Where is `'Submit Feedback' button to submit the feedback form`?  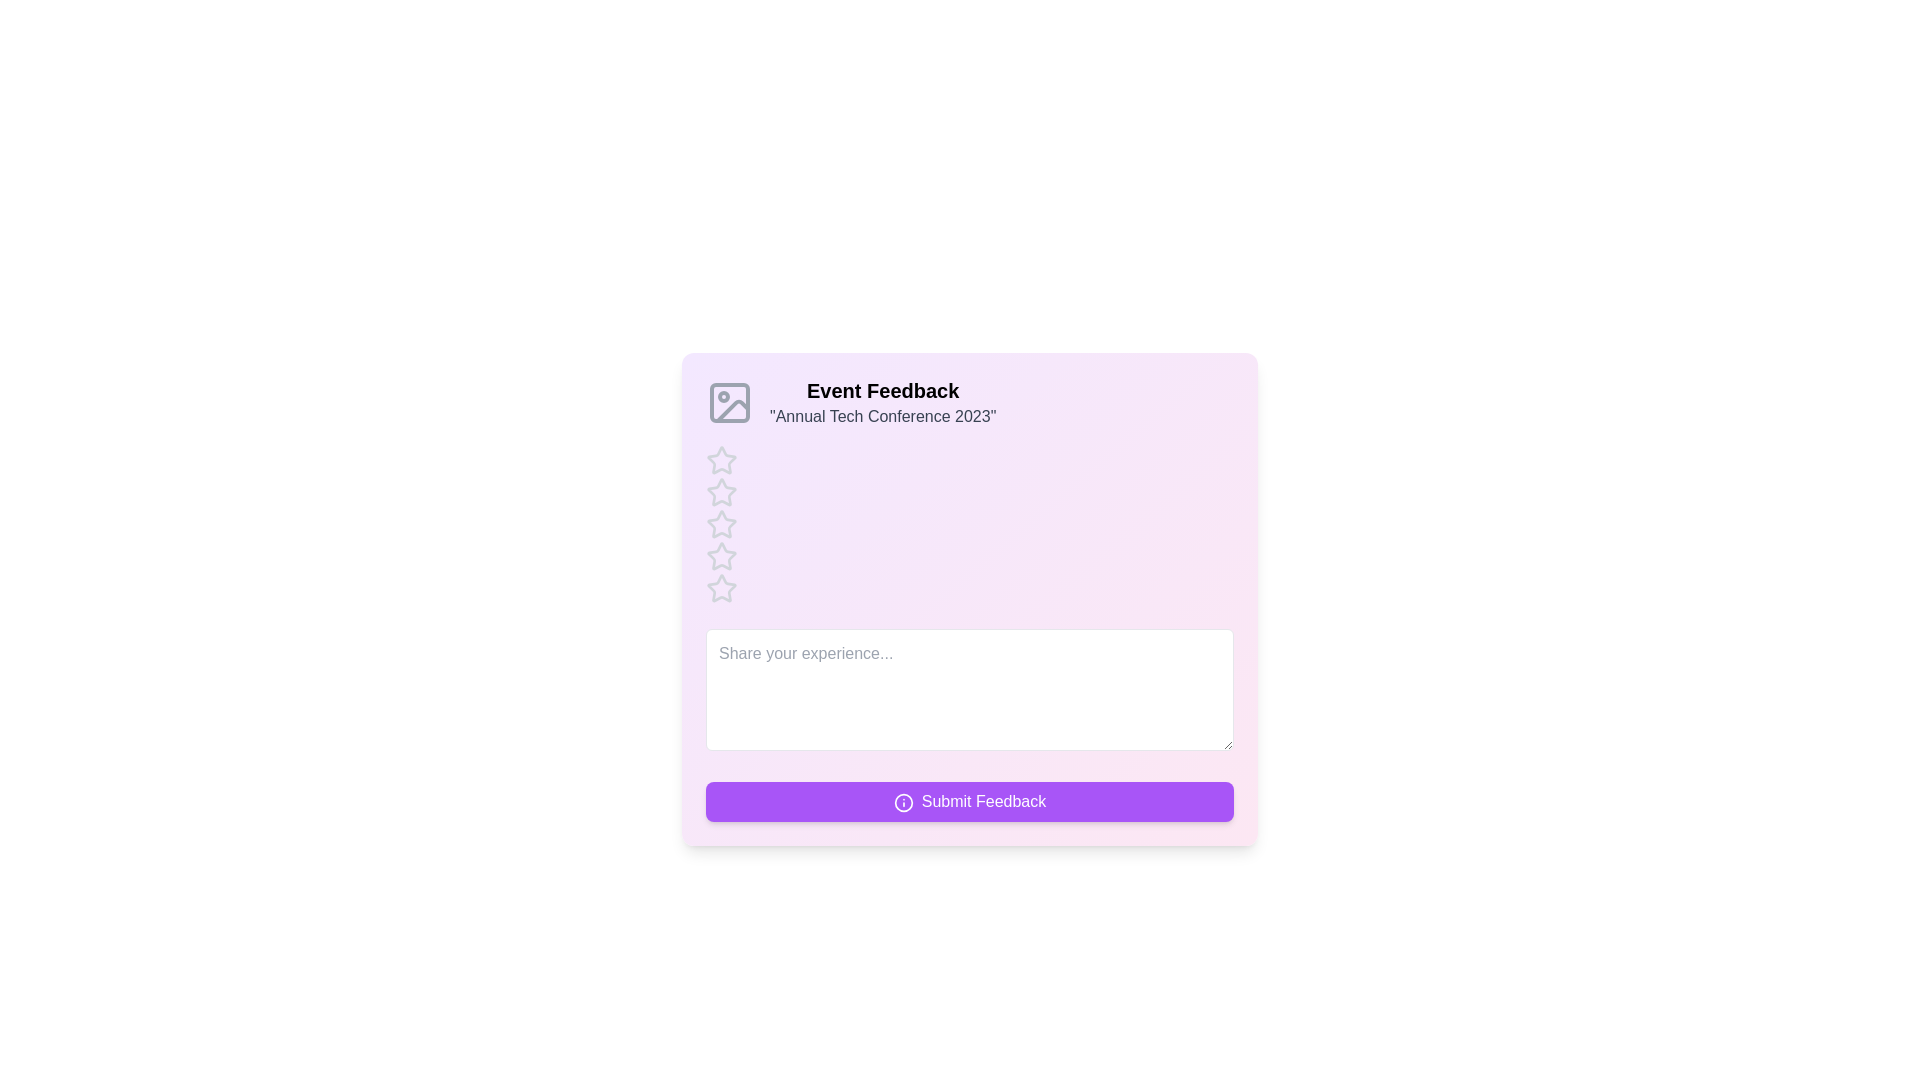 'Submit Feedback' button to submit the feedback form is located at coordinates (969, 801).